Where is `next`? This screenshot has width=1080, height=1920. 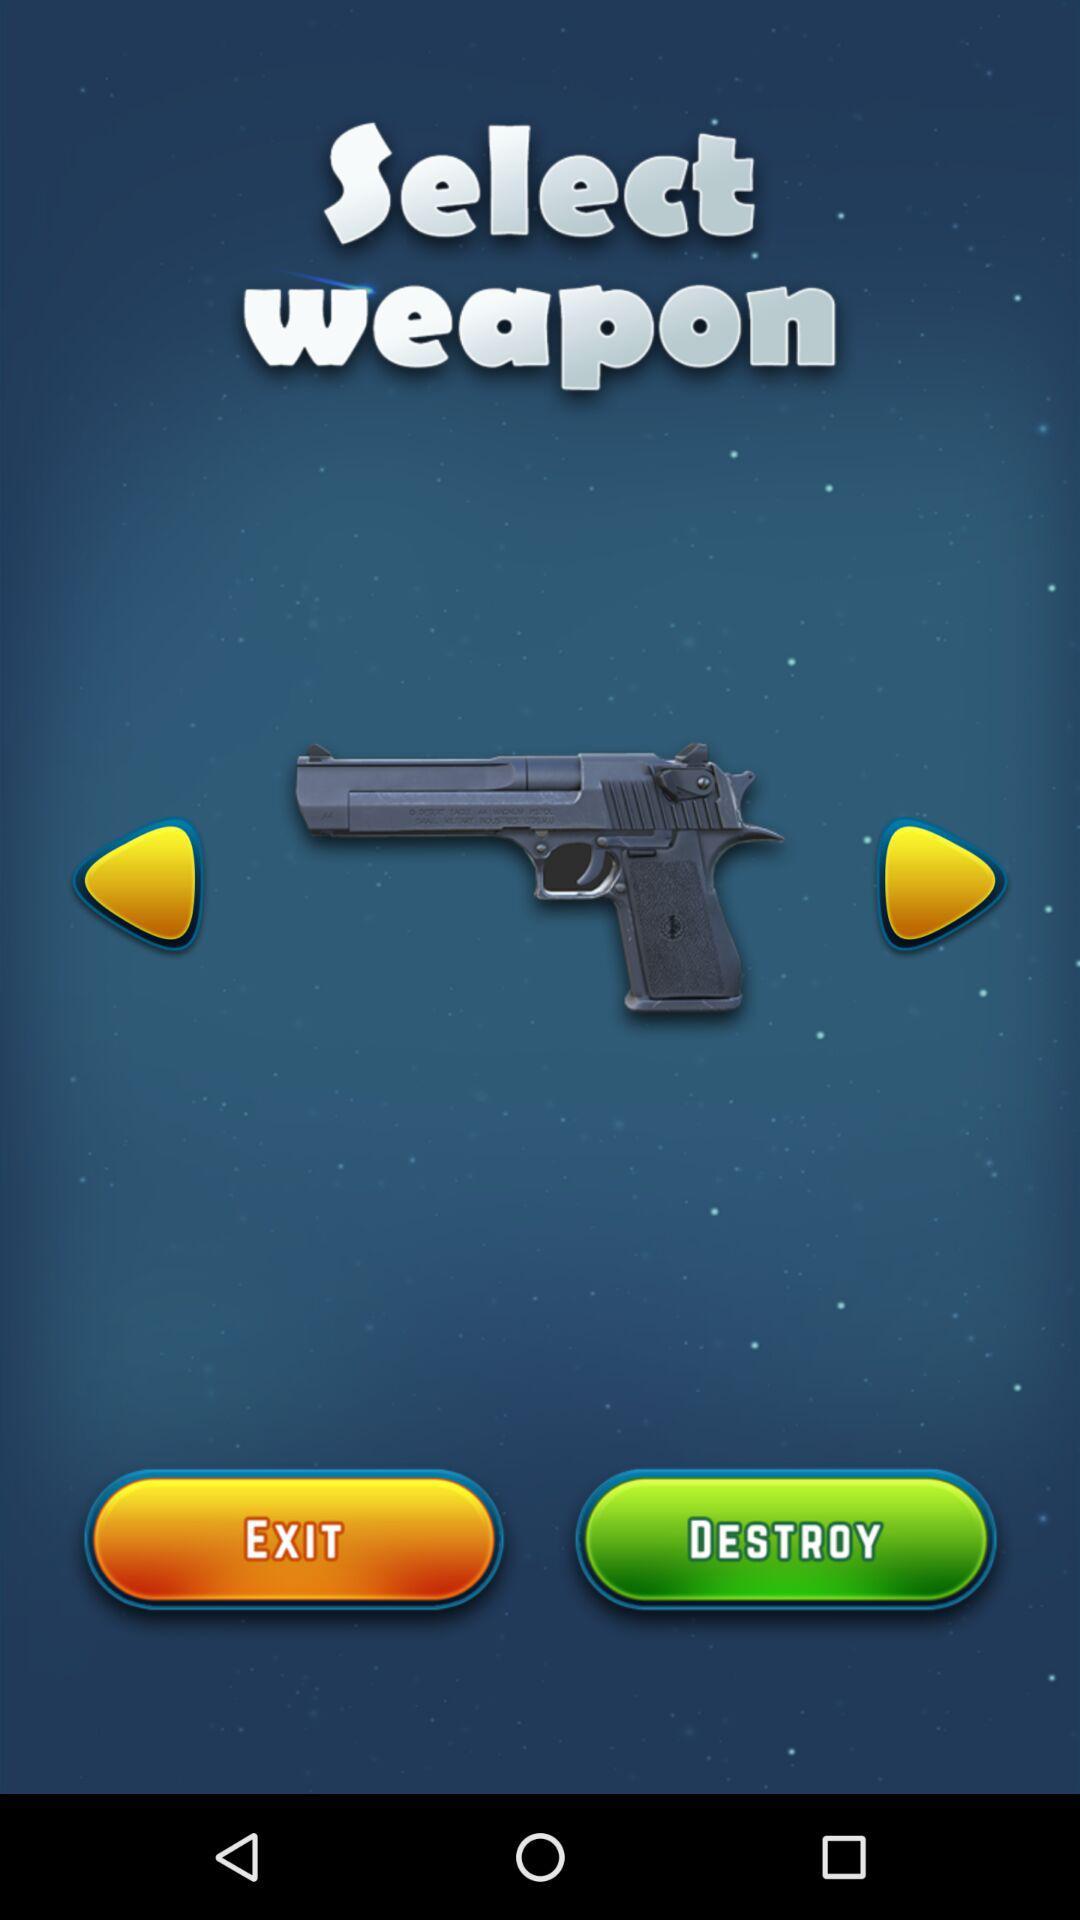 next is located at coordinates (941, 887).